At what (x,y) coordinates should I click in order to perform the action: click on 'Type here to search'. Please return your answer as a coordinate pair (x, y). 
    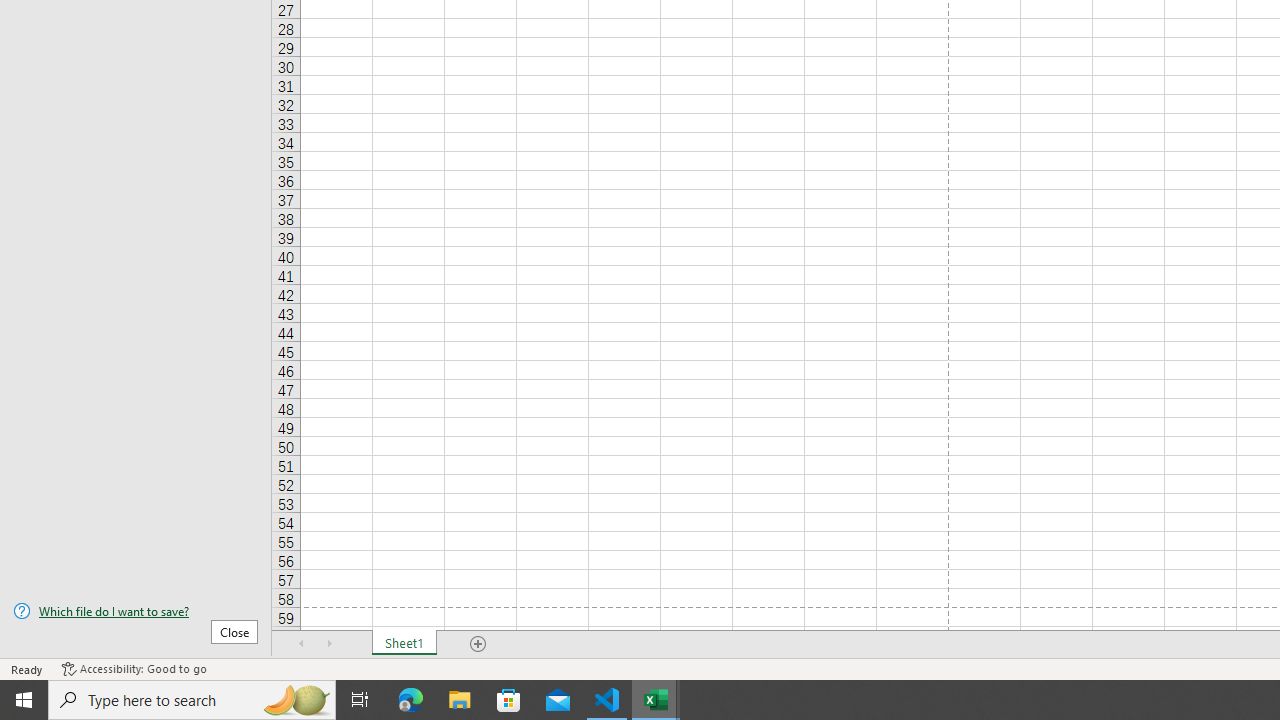
    Looking at the image, I should click on (192, 698).